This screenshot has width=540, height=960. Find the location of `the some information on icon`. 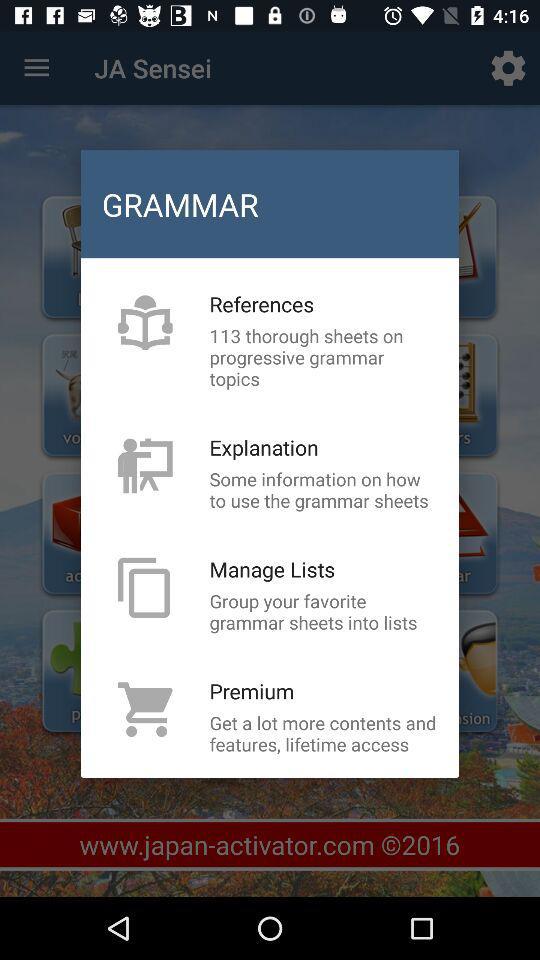

the some information on icon is located at coordinates (323, 488).